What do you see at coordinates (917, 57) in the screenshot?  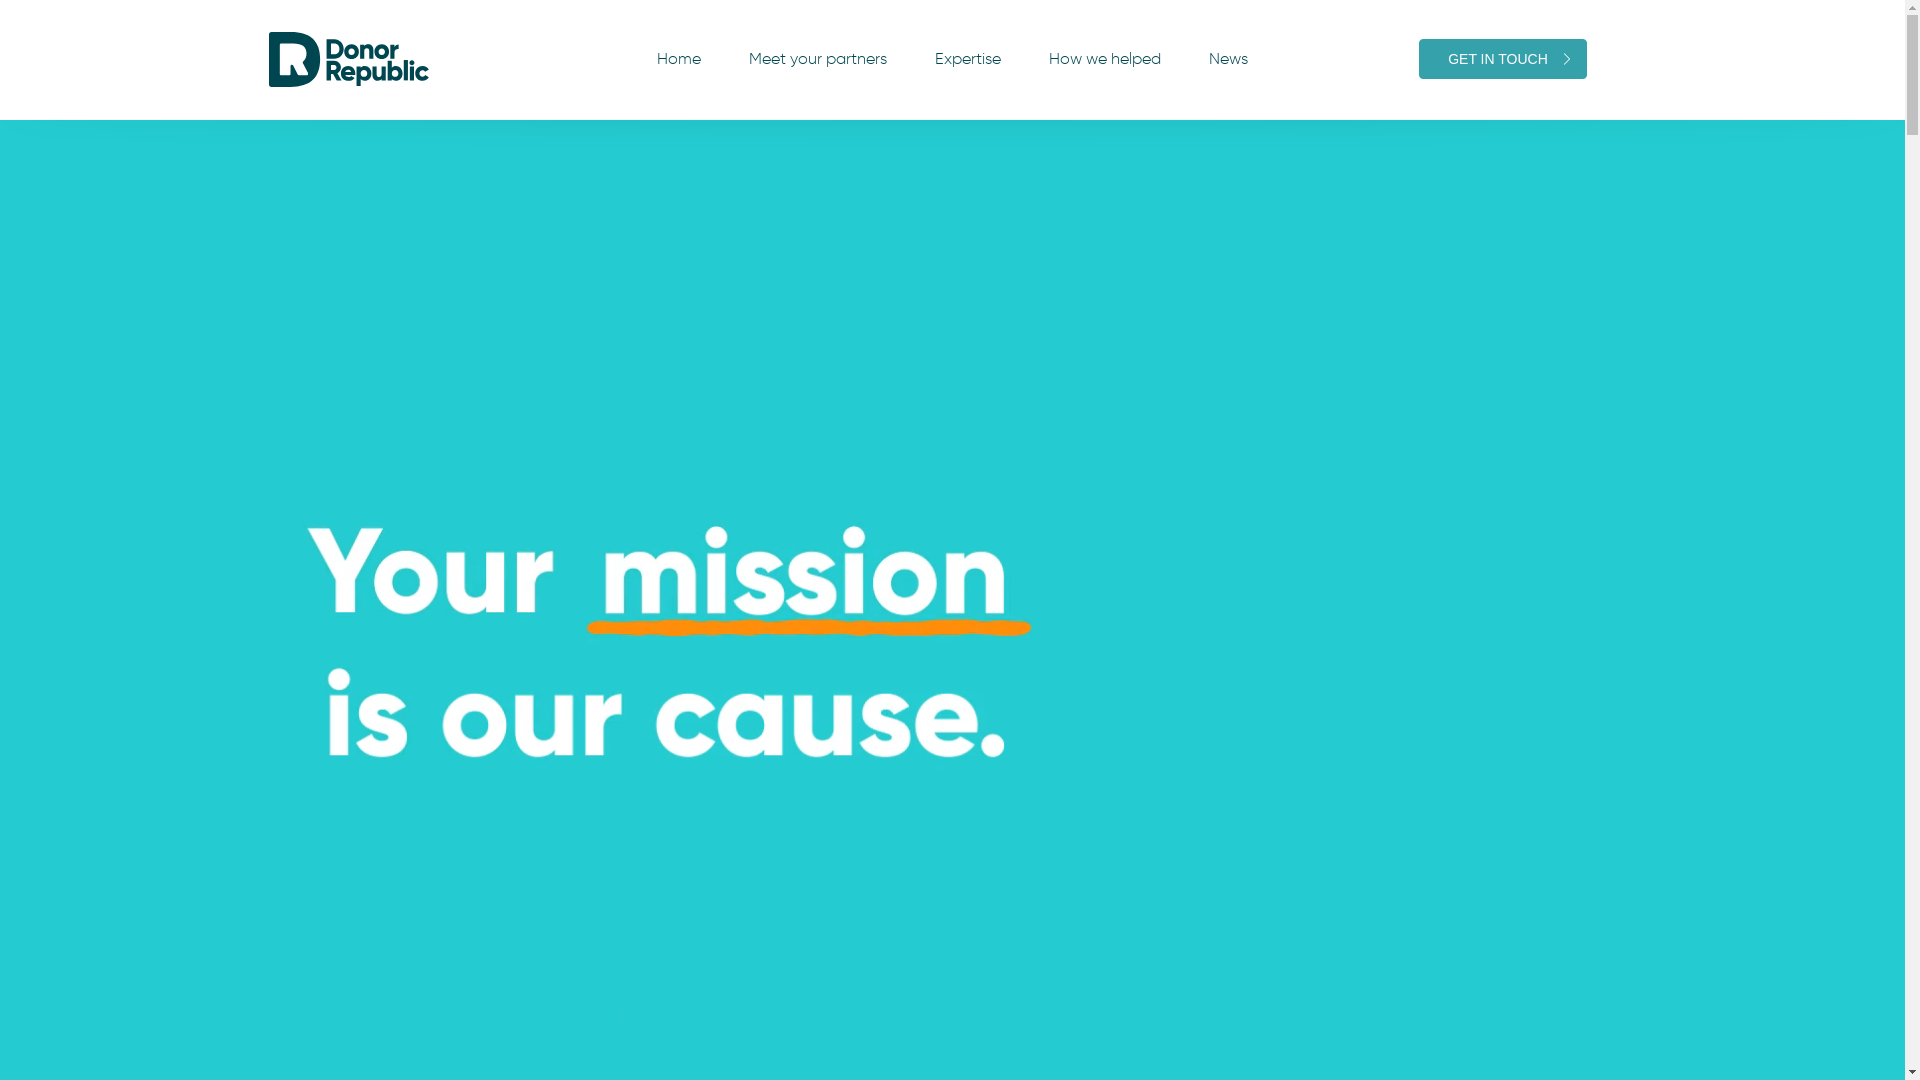 I see `'Expertise'` at bounding box center [917, 57].